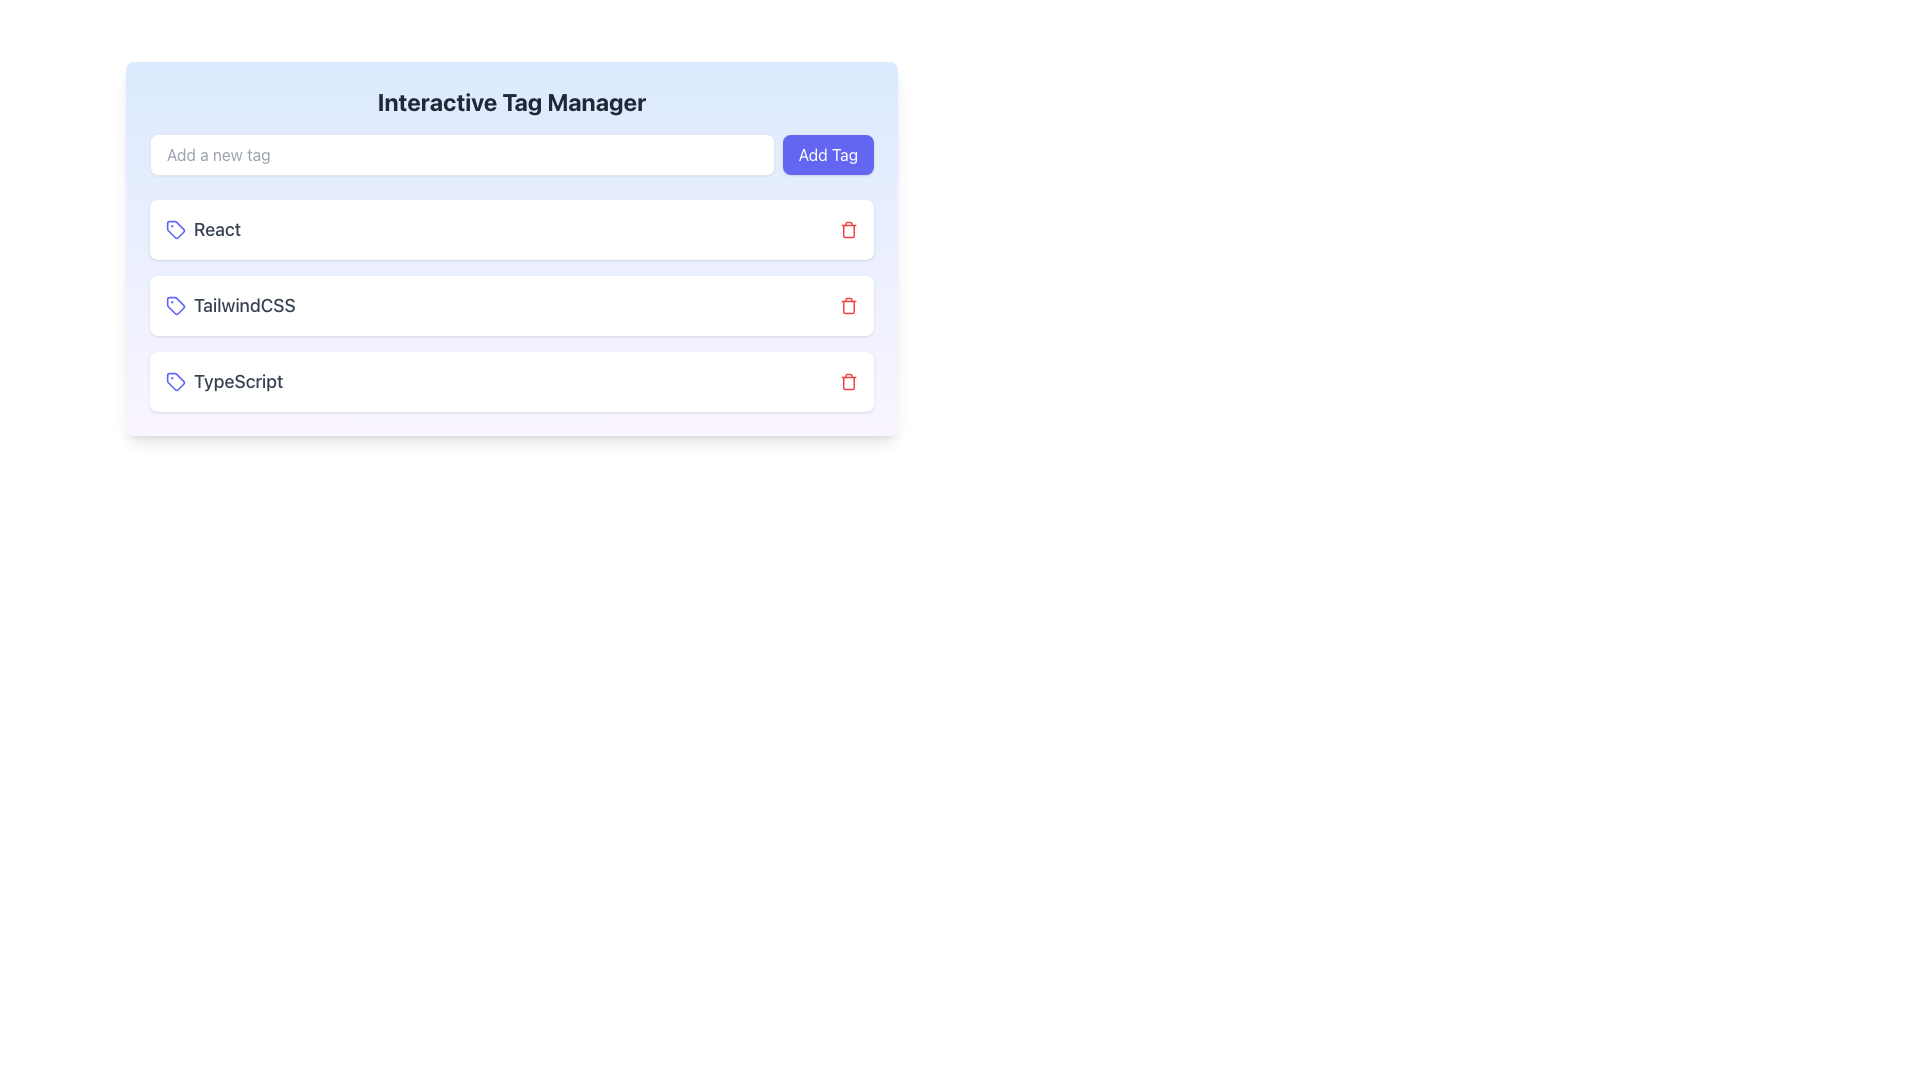  What do you see at coordinates (849, 381) in the screenshot?
I see `the small red trash can icon located at the far right of the TypeScript entry` at bounding box center [849, 381].